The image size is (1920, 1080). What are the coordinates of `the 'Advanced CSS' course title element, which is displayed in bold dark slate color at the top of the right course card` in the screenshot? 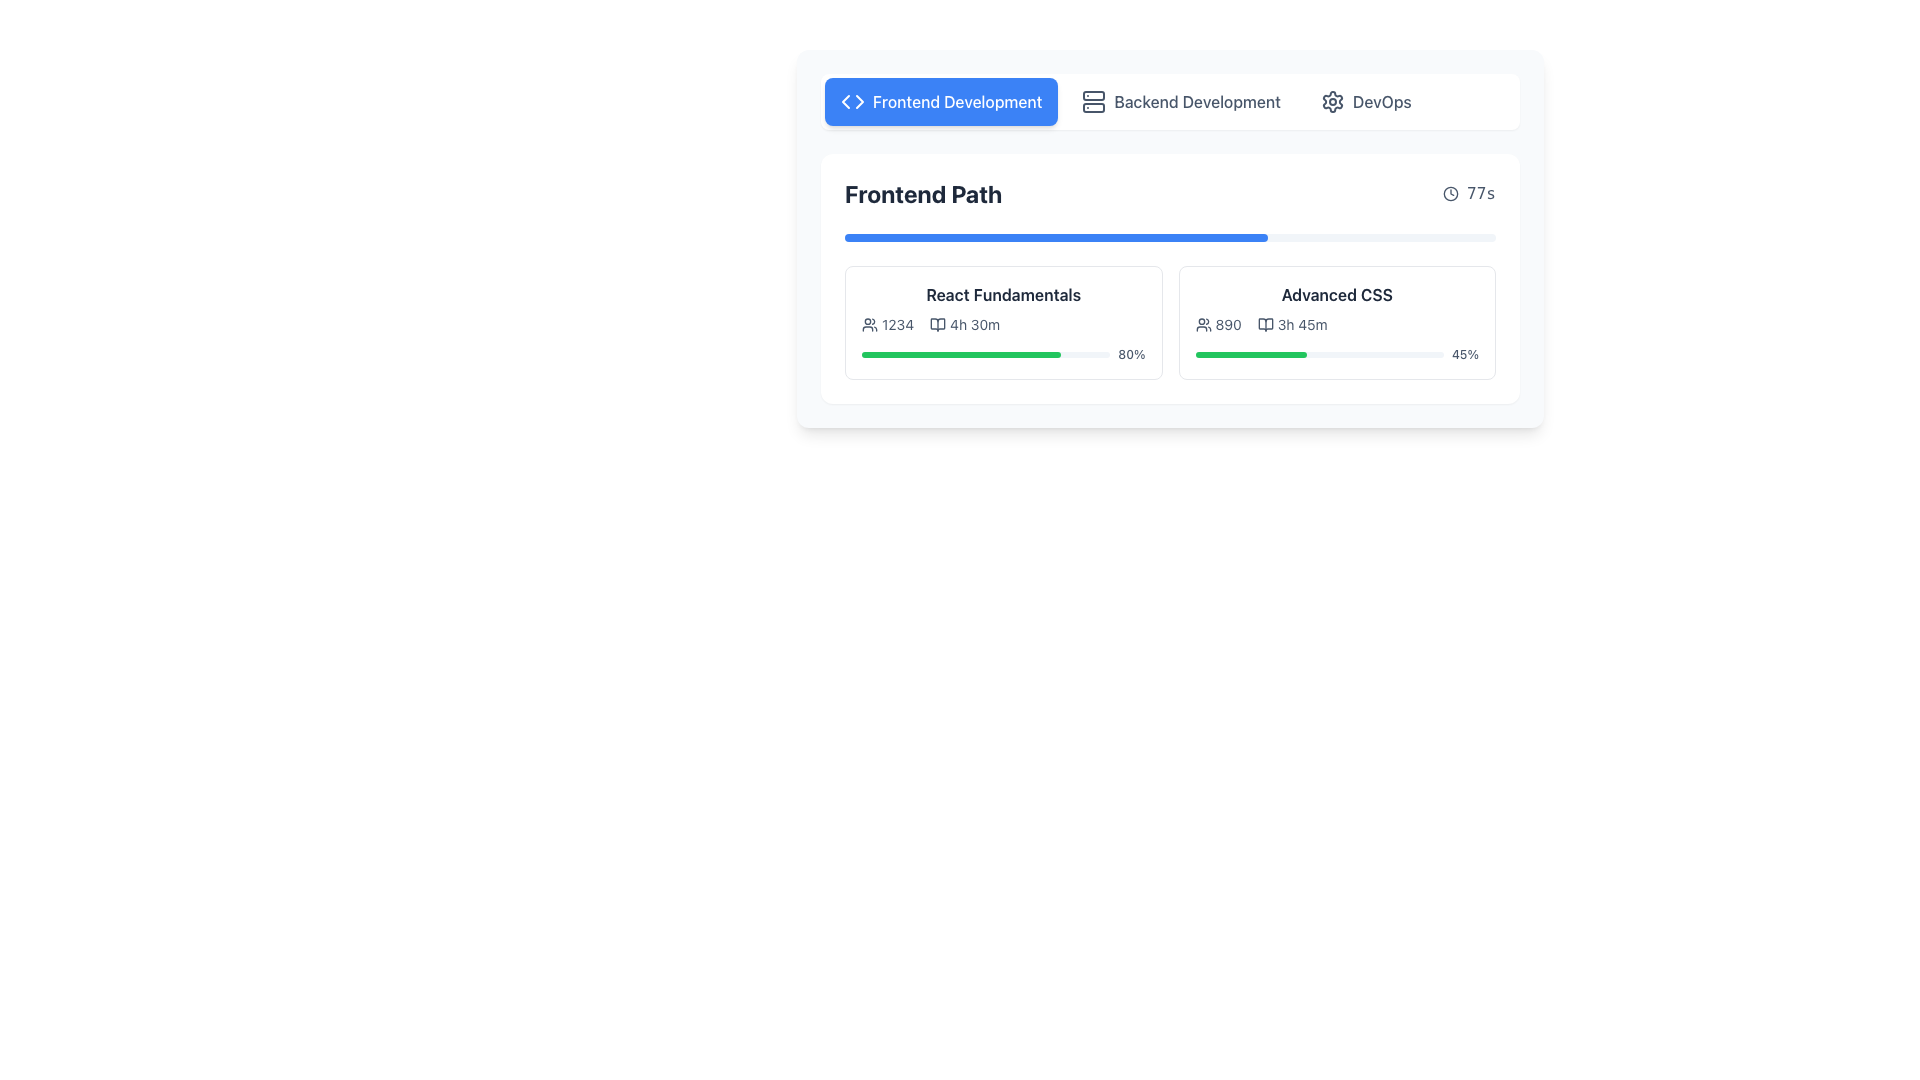 It's located at (1337, 294).